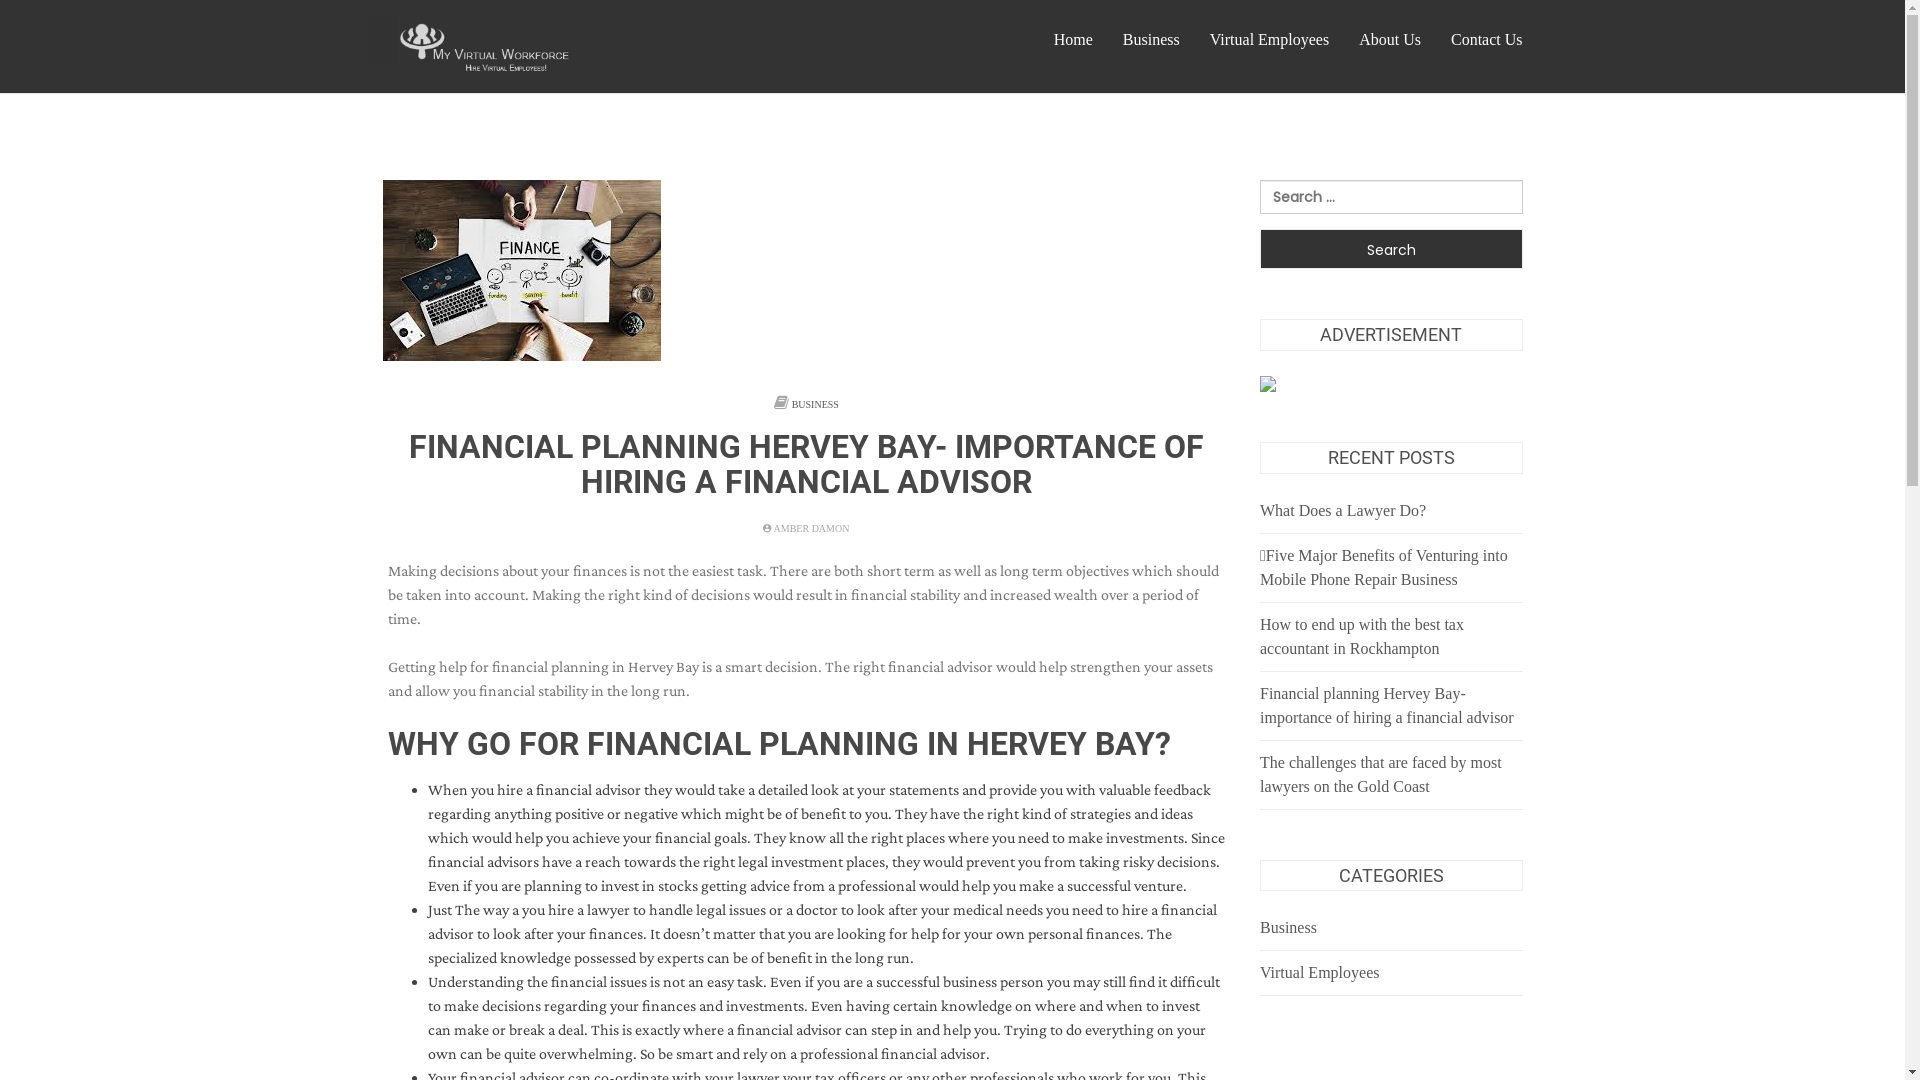  Describe the element at coordinates (1072, 39) in the screenshot. I see `'Home'` at that location.